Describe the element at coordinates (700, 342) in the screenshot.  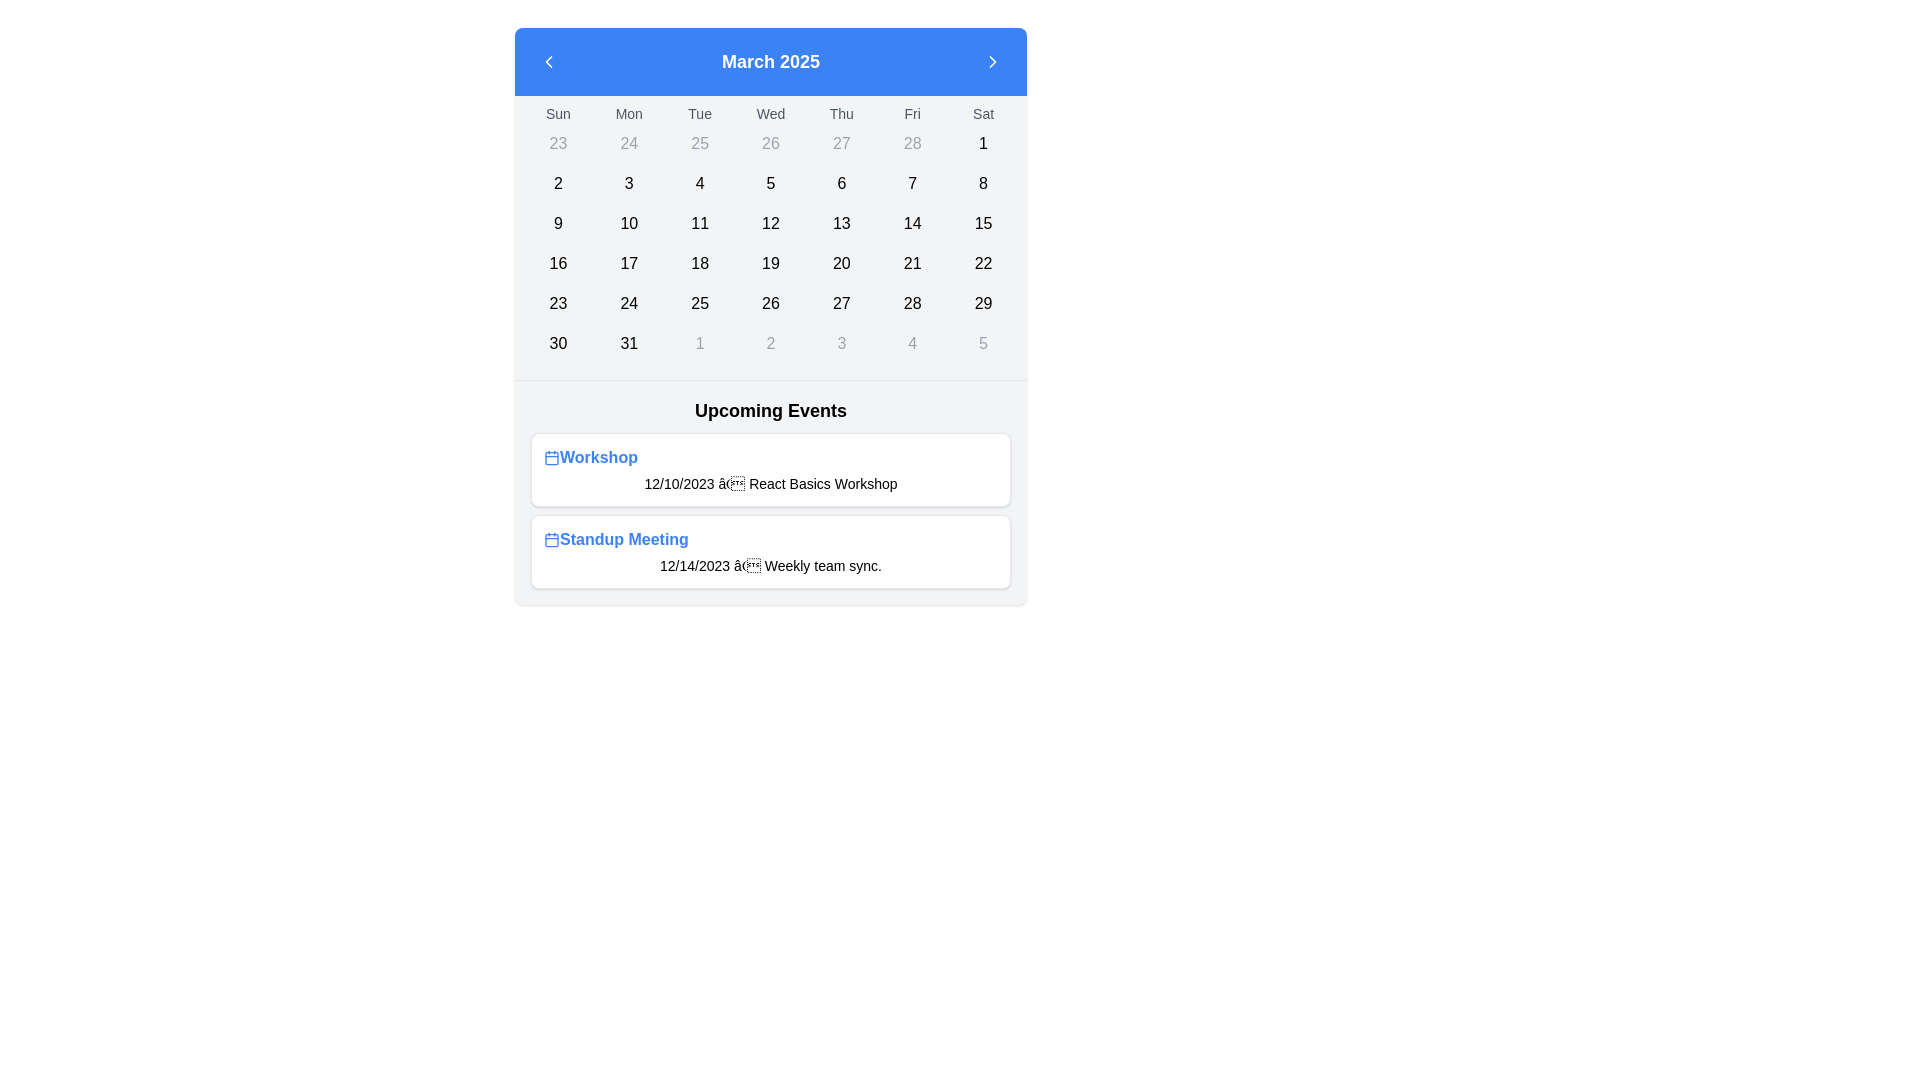
I see `the inactive calendar date tile displaying the number '1'` at that location.